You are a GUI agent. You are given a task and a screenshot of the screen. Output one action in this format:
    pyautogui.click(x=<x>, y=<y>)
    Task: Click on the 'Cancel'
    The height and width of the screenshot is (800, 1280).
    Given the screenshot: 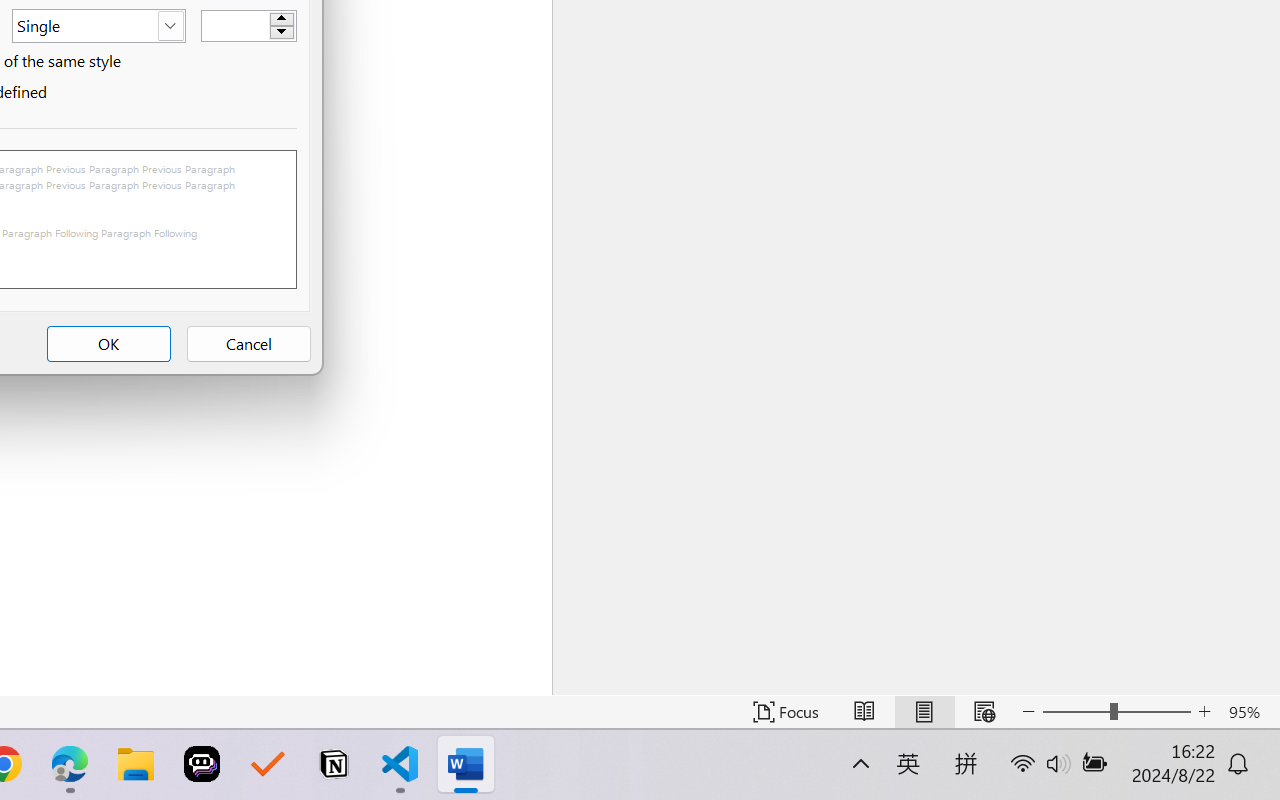 What is the action you would take?
    pyautogui.click(x=247, y=344)
    